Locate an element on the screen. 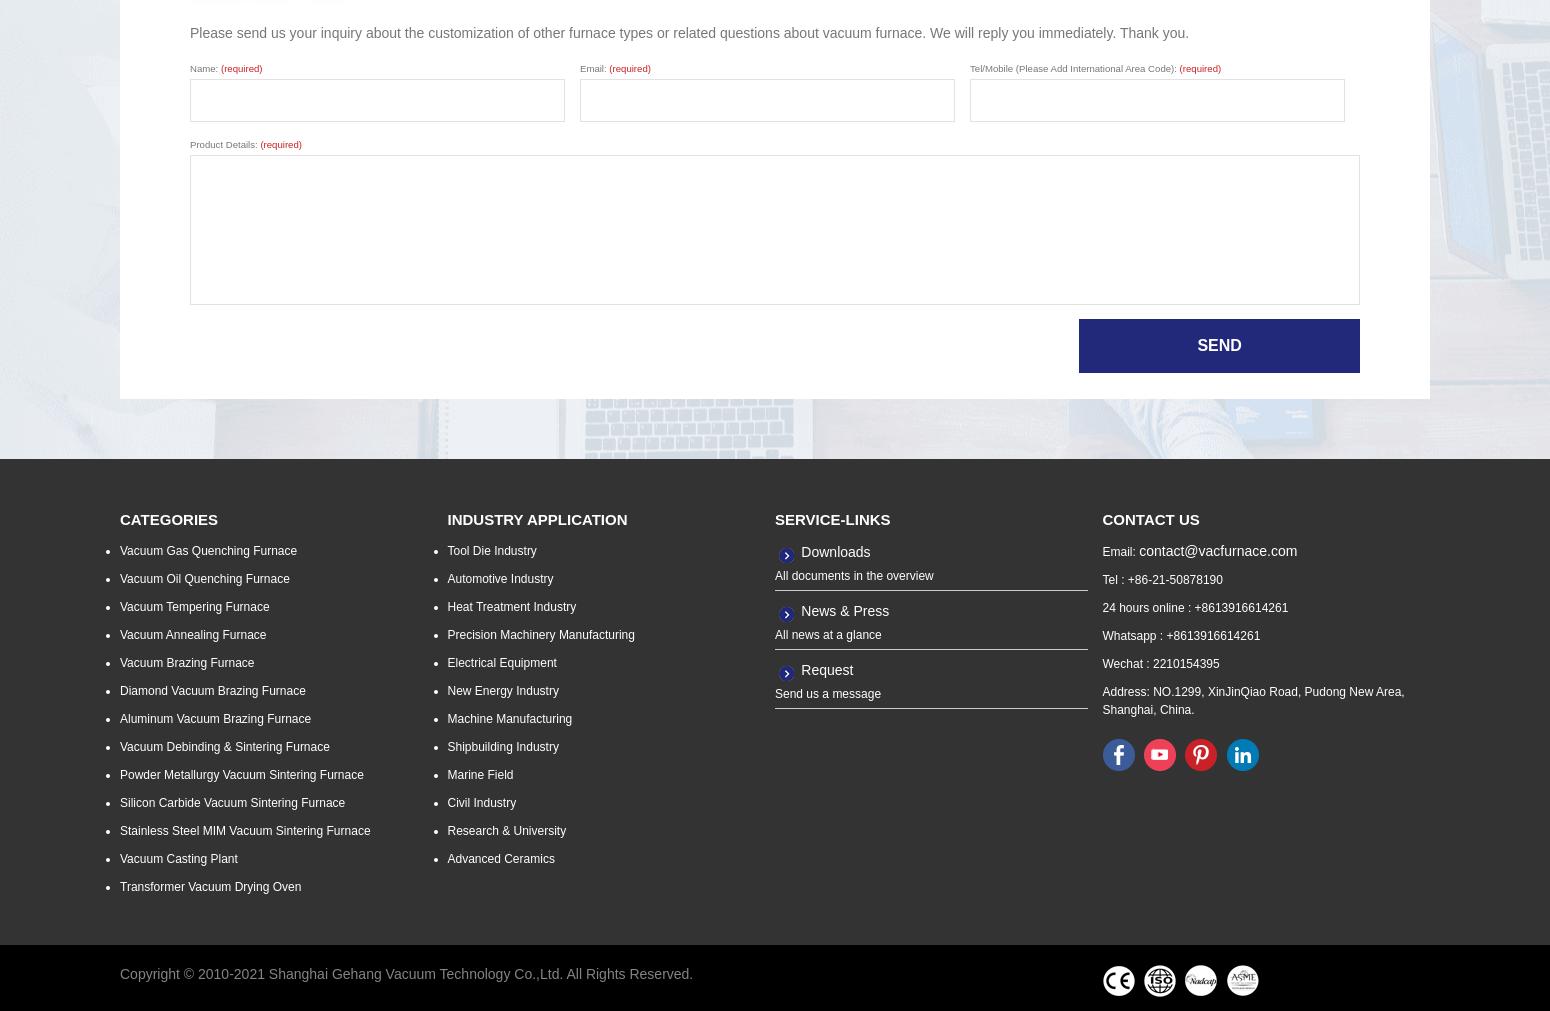 The height and width of the screenshot is (1011, 1550). 'Stainless Steel MIM Vacuum Sintering Furnace' is located at coordinates (245, 829).